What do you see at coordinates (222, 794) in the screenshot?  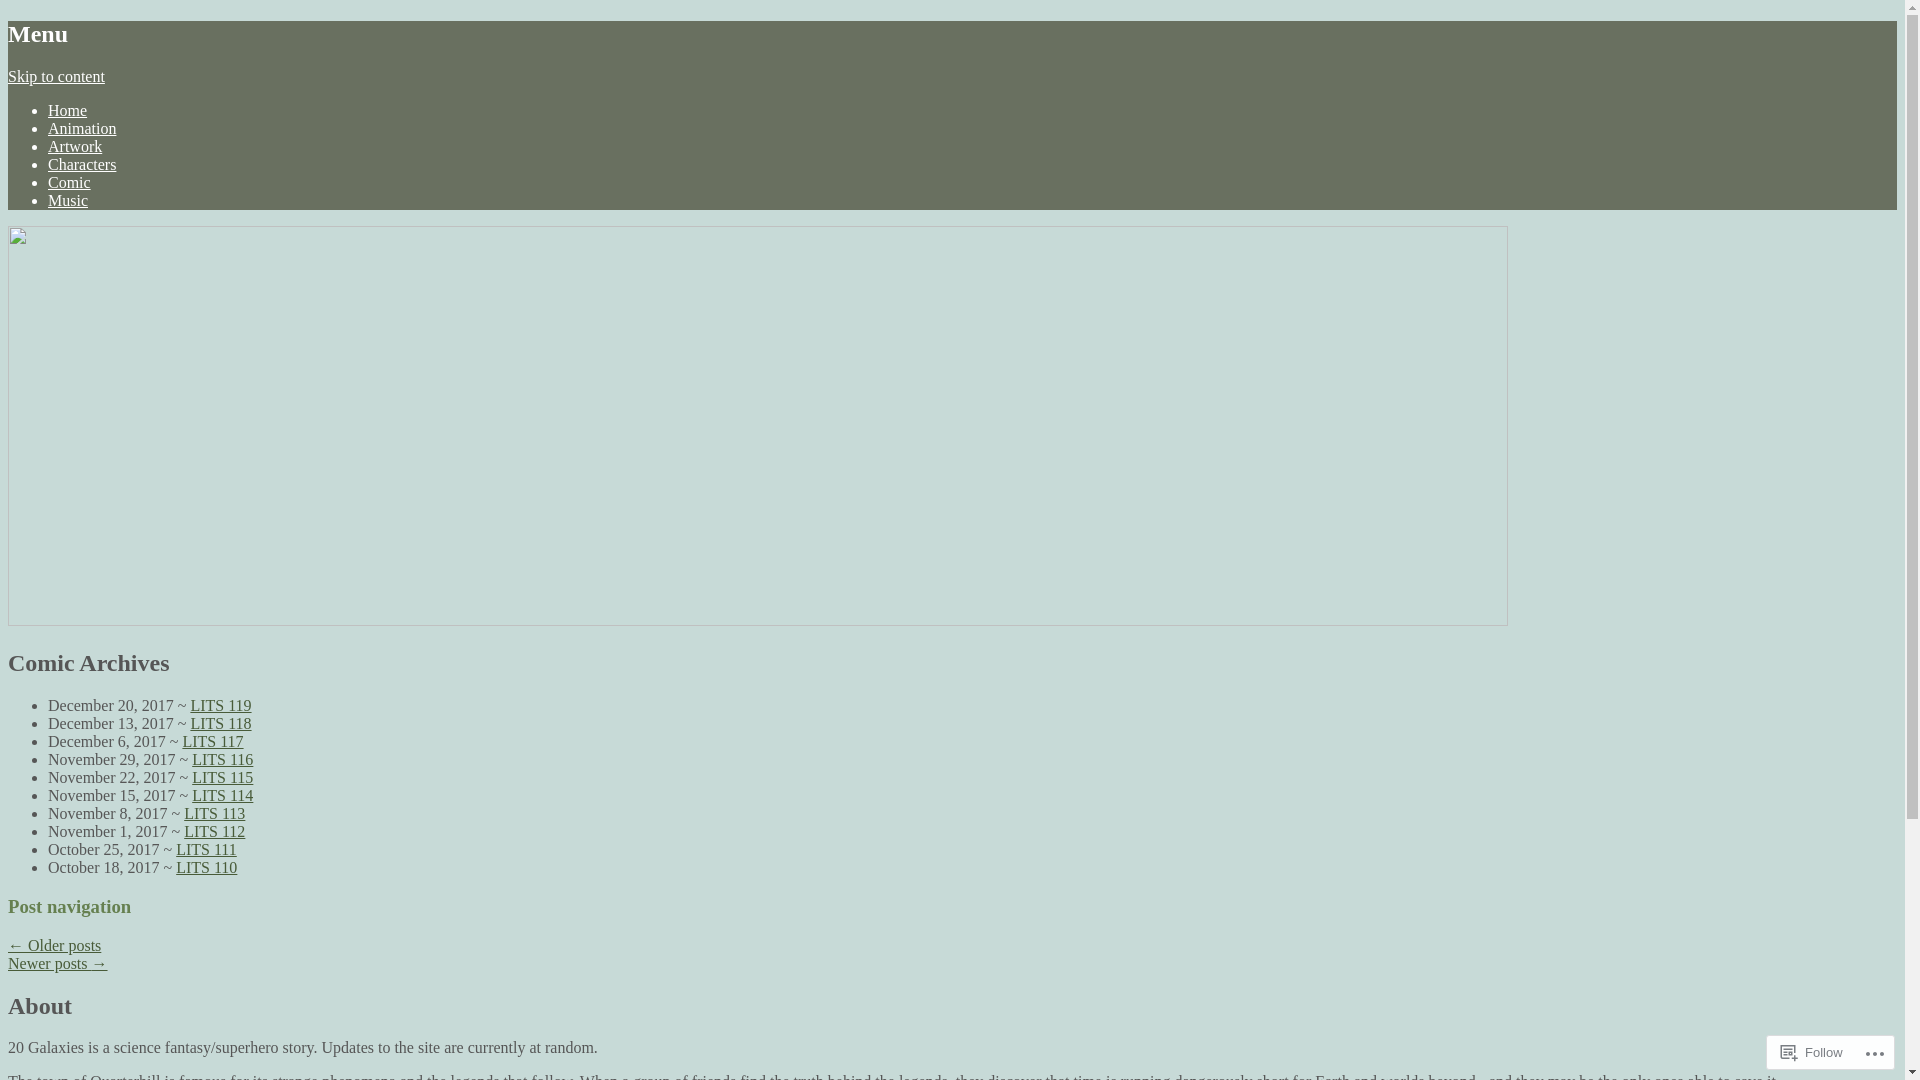 I see `'LITS 114'` at bounding box center [222, 794].